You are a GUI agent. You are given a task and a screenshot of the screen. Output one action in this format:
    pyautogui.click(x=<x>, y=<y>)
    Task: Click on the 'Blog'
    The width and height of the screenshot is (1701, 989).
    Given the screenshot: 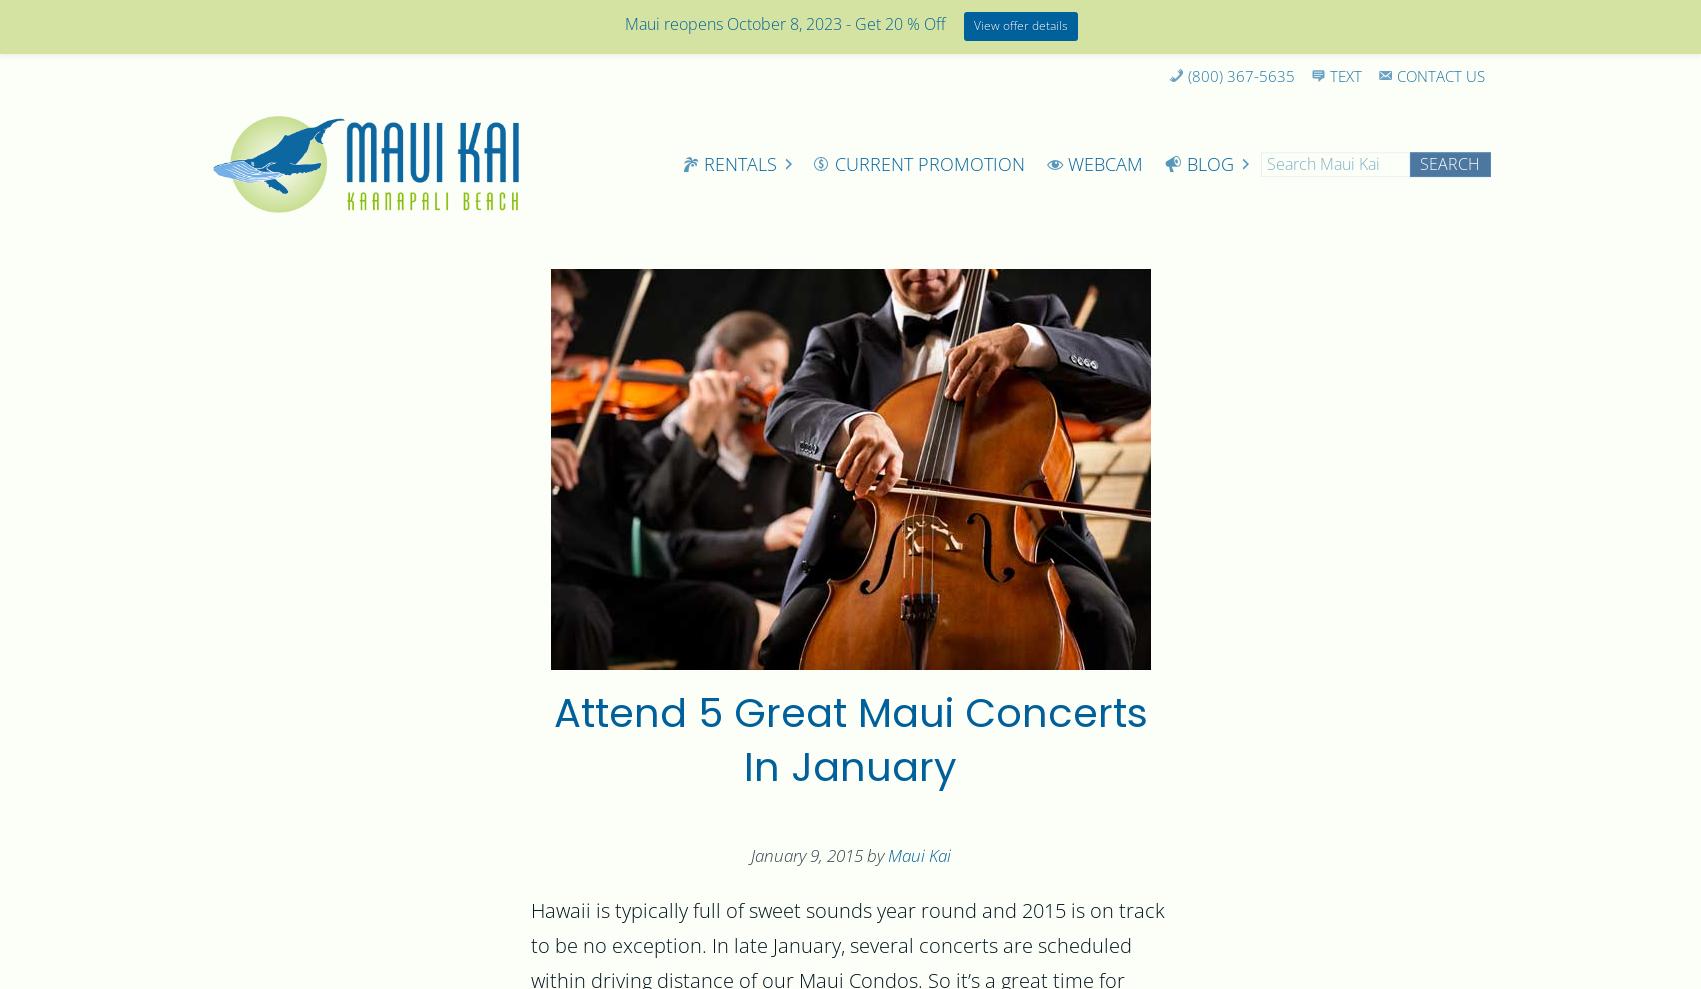 What is the action you would take?
    pyautogui.click(x=1208, y=163)
    